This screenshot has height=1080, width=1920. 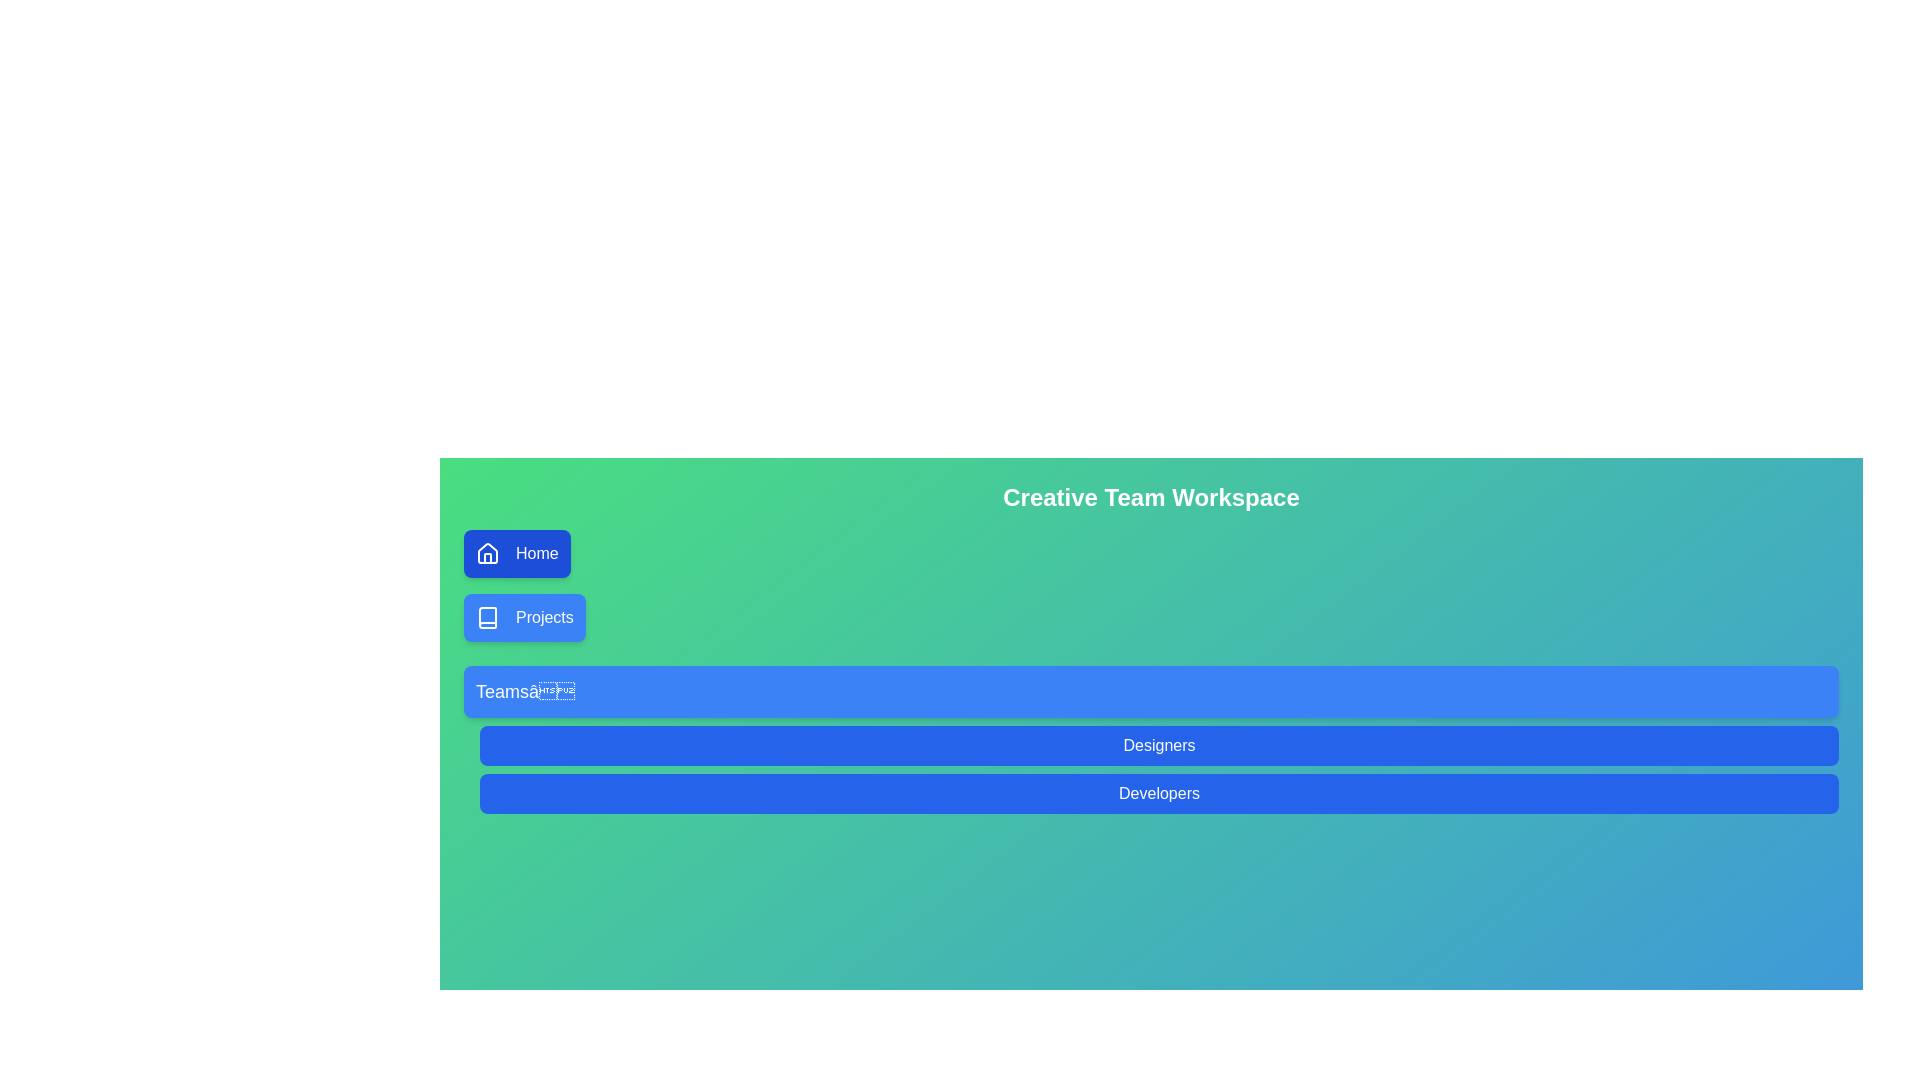 What do you see at coordinates (524, 616) in the screenshot?
I see `the 'Projects' button, which is a rectangular button with rounded corners, light blue background, and an open book icon on the left, located as the second button in a vertical stack on the left edge of the interface` at bounding box center [524, 616].